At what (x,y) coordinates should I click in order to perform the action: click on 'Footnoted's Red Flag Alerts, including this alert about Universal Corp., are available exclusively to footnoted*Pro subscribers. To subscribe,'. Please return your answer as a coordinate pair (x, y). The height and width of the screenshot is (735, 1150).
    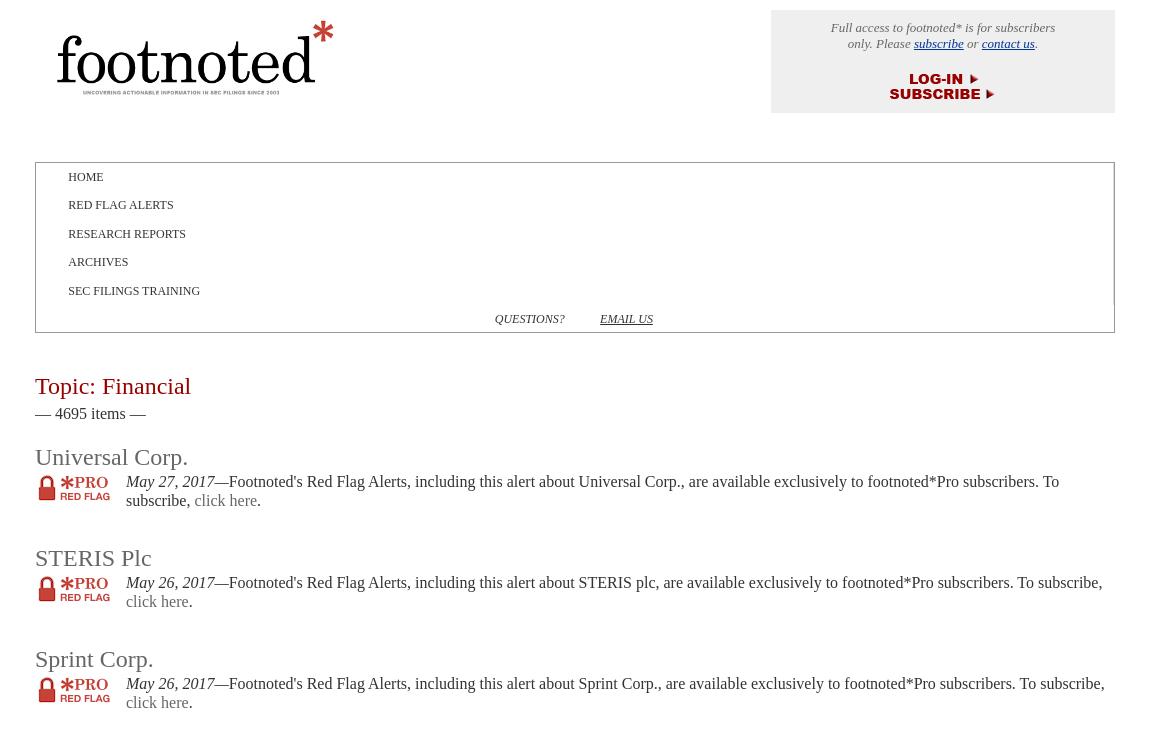
    Looking at the image, I should click on (591, 490).